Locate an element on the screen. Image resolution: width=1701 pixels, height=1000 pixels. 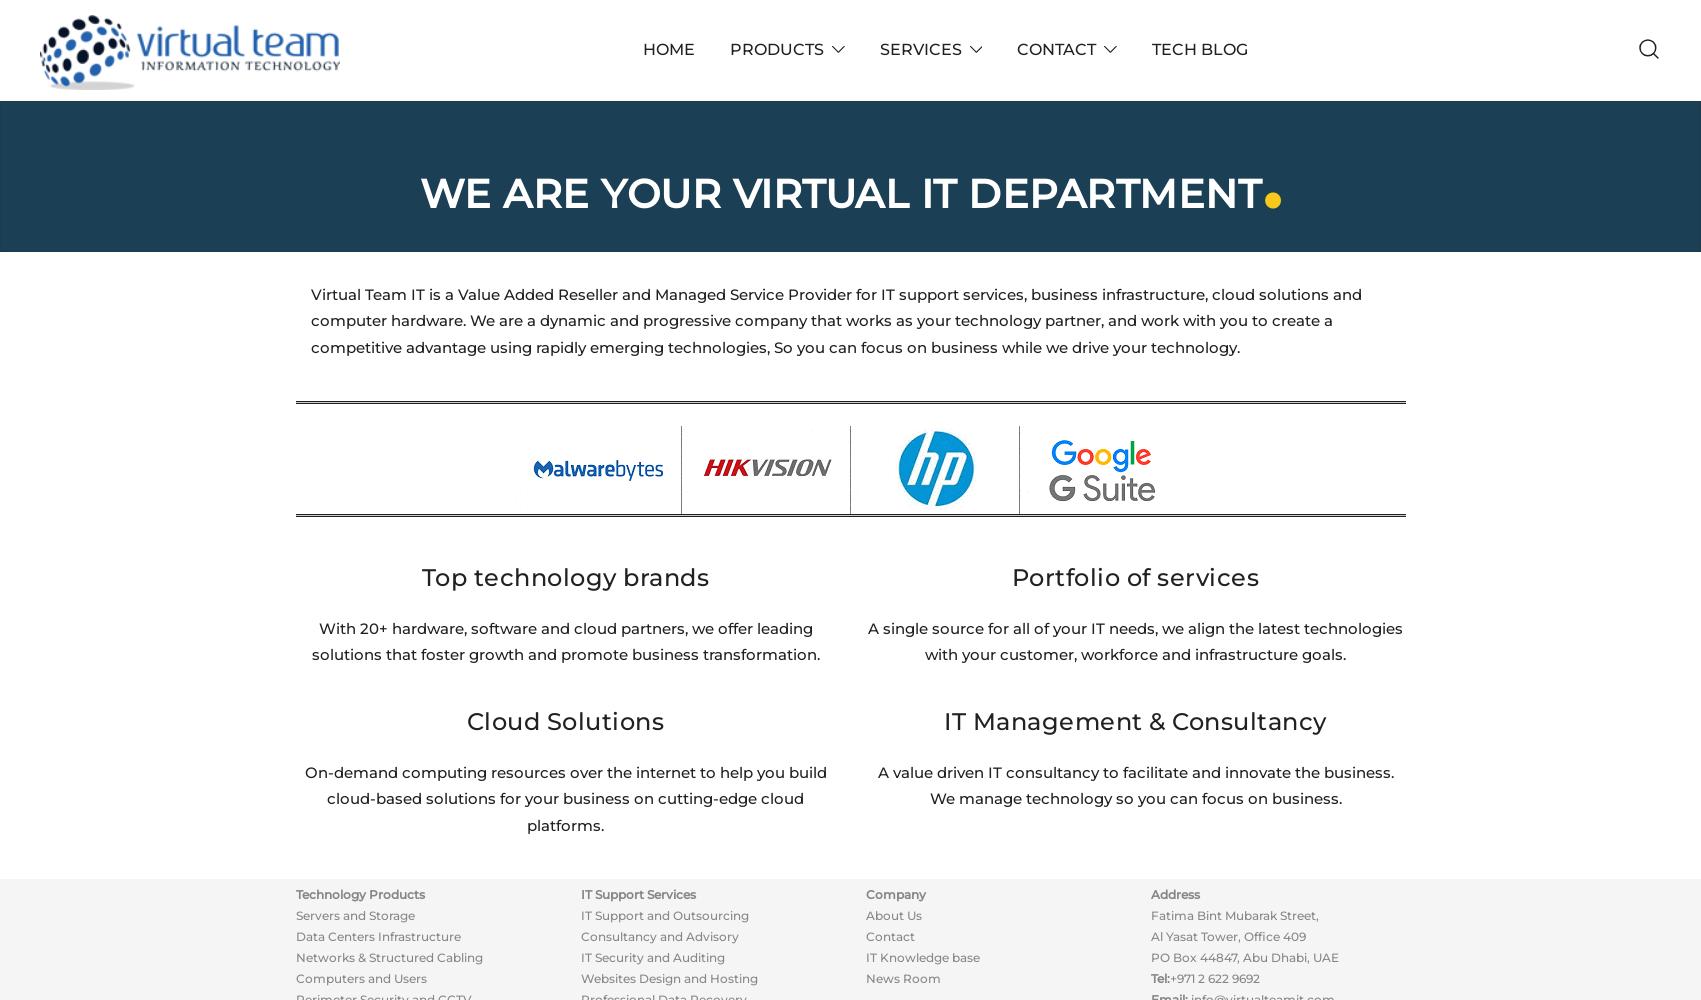
'Networks & Structured Cabling' is located at coordinates (294, 956).